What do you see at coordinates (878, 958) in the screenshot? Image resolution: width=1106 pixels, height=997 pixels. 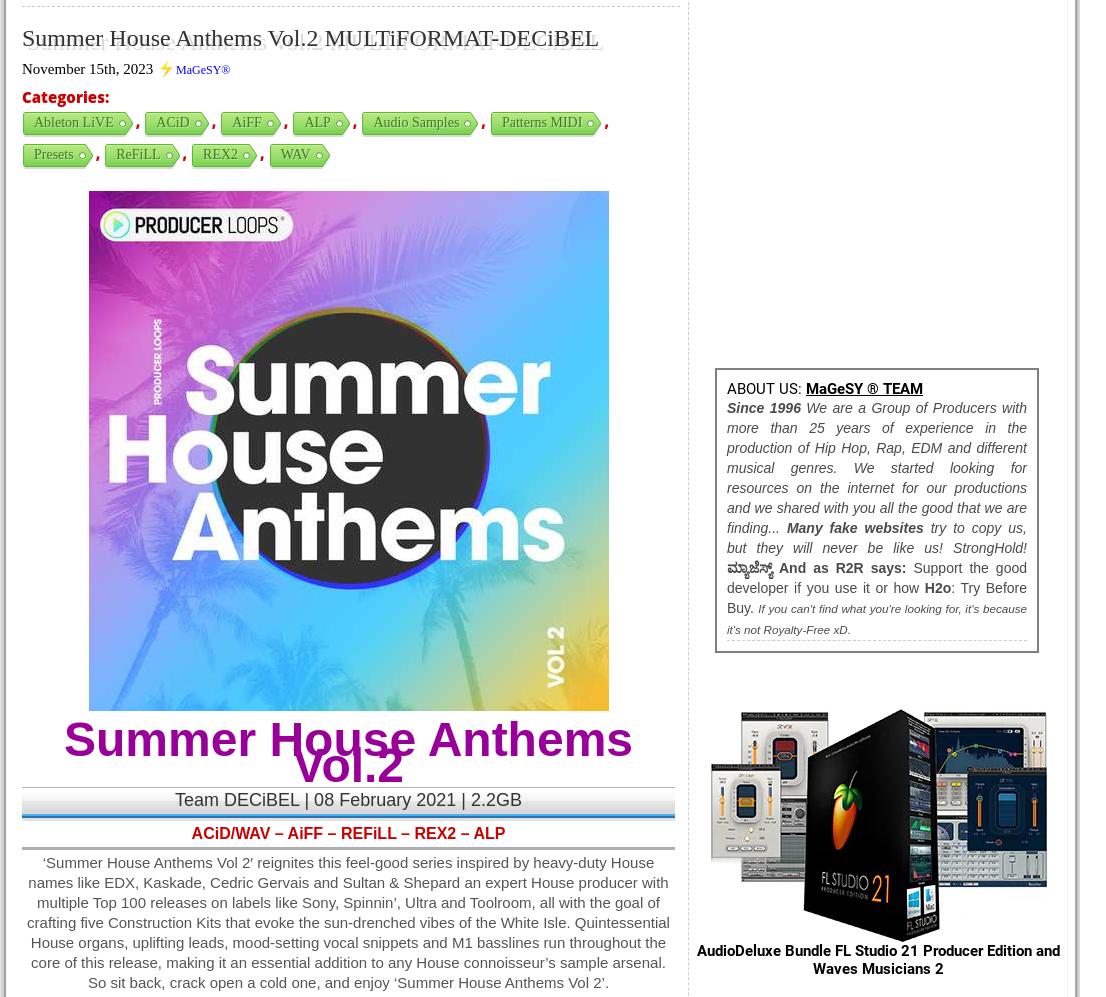 I see `'AudioDeluxe Bundle FL Studio 21 Producer Edition and Waves Musicians 2'` at bounding box center [878, 958].